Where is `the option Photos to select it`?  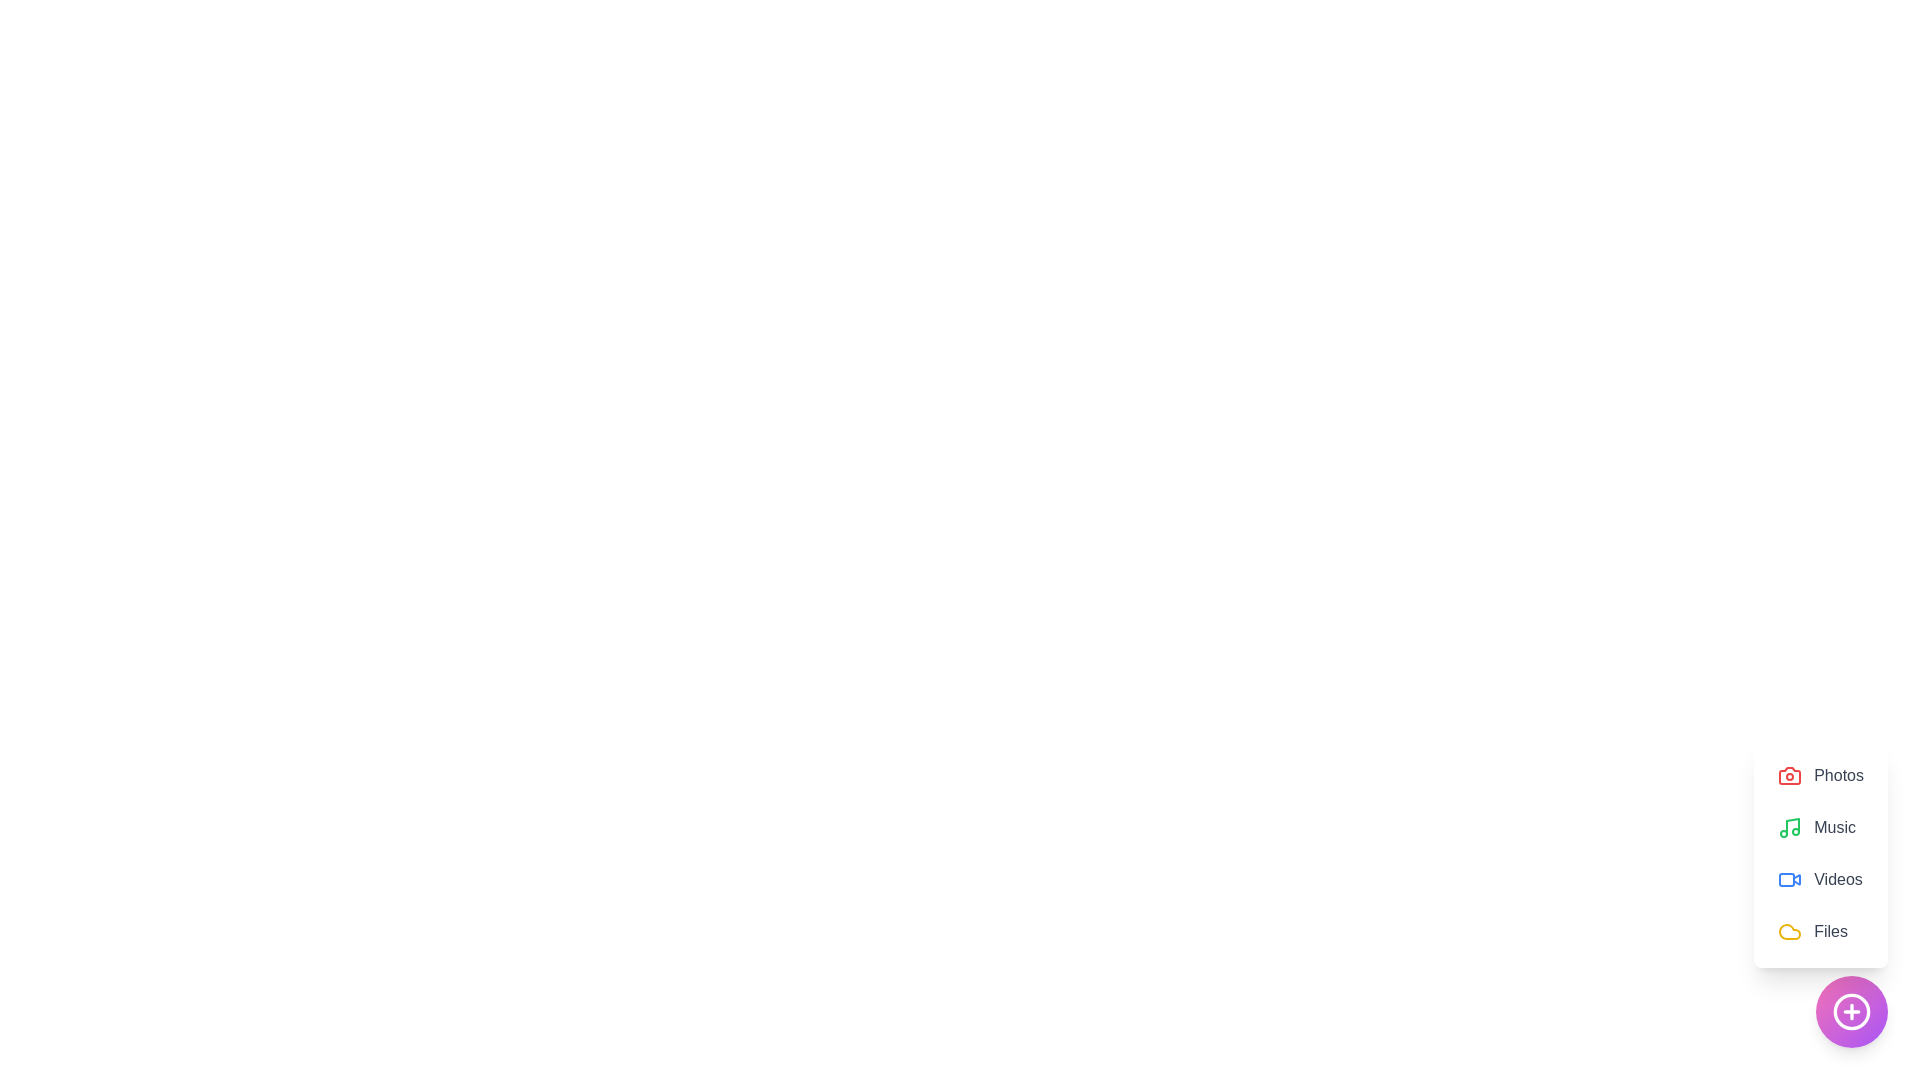 the option Photos to select it is located at coordinates (1820, 774).